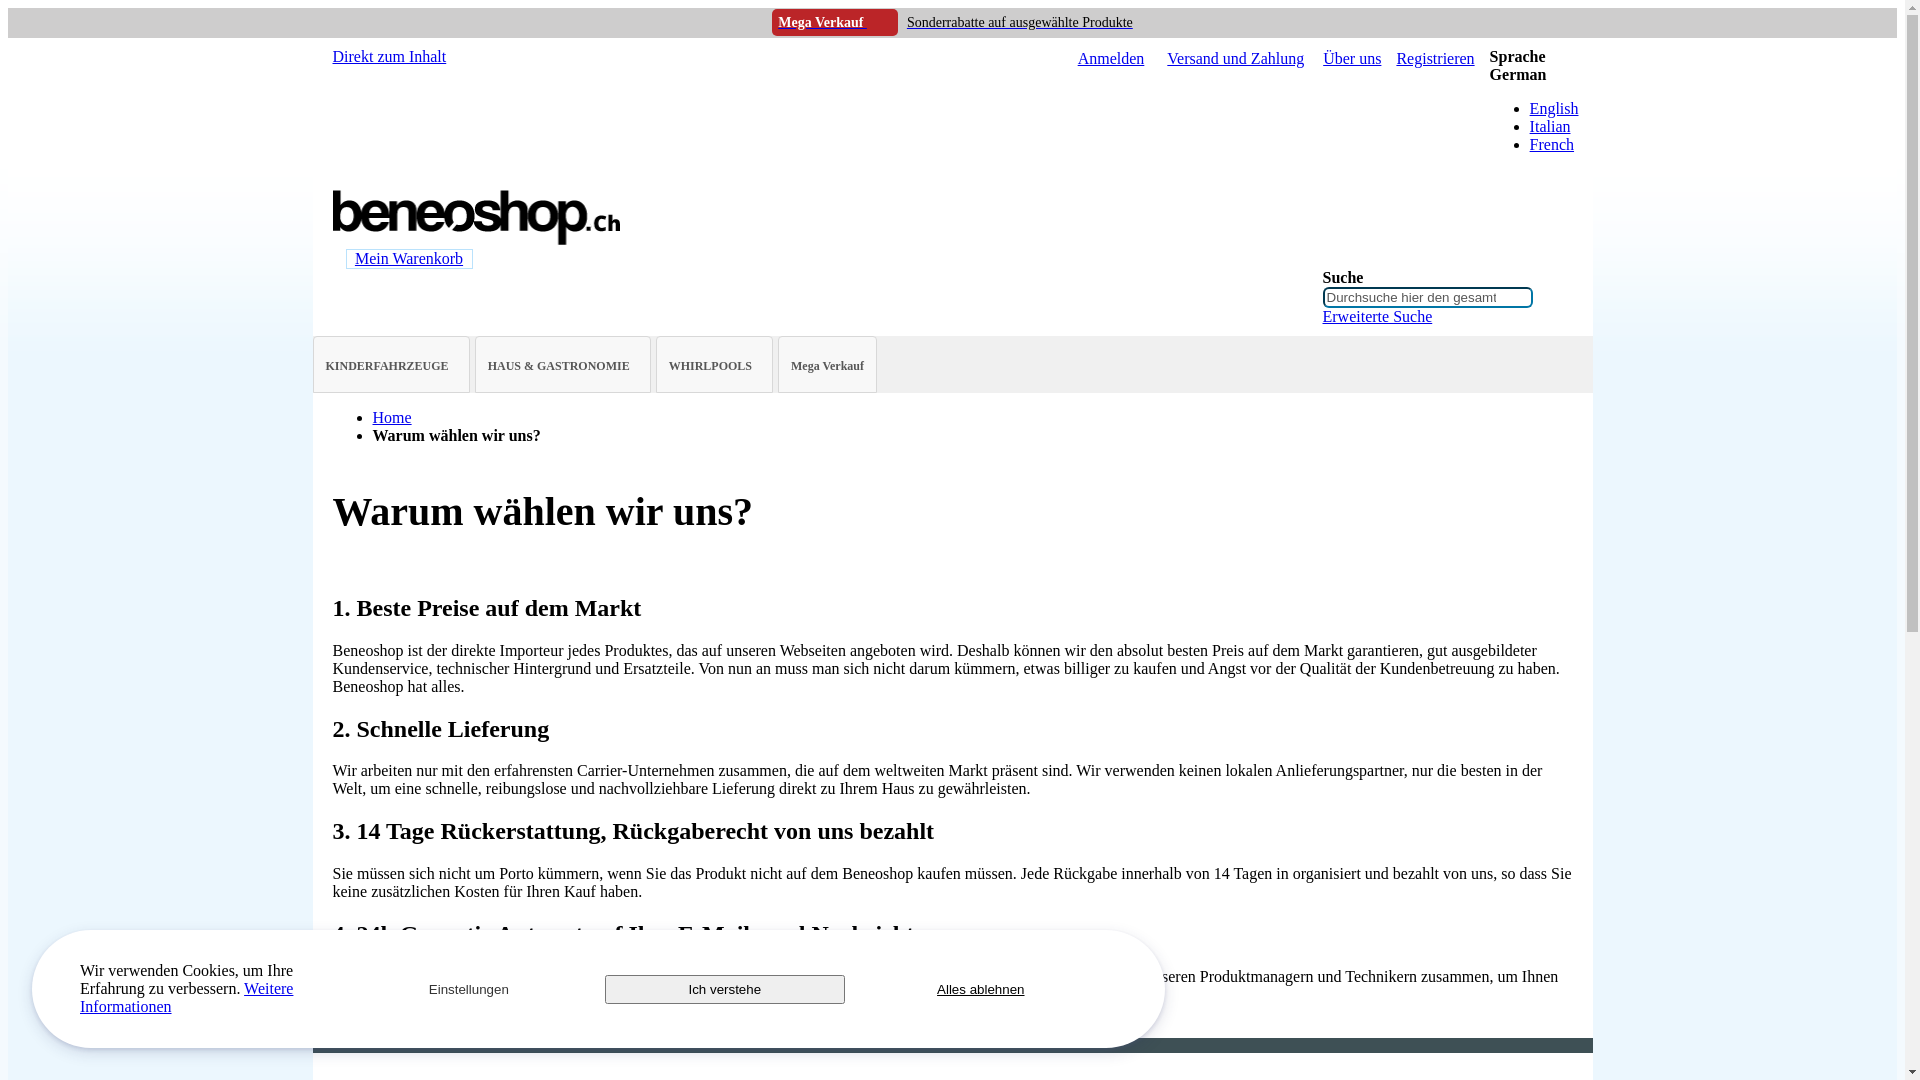 The image size is (1920, 1080). Describe the element at coordinates (1549, 126) in the screenshot. I see `'Italian'` at that location.